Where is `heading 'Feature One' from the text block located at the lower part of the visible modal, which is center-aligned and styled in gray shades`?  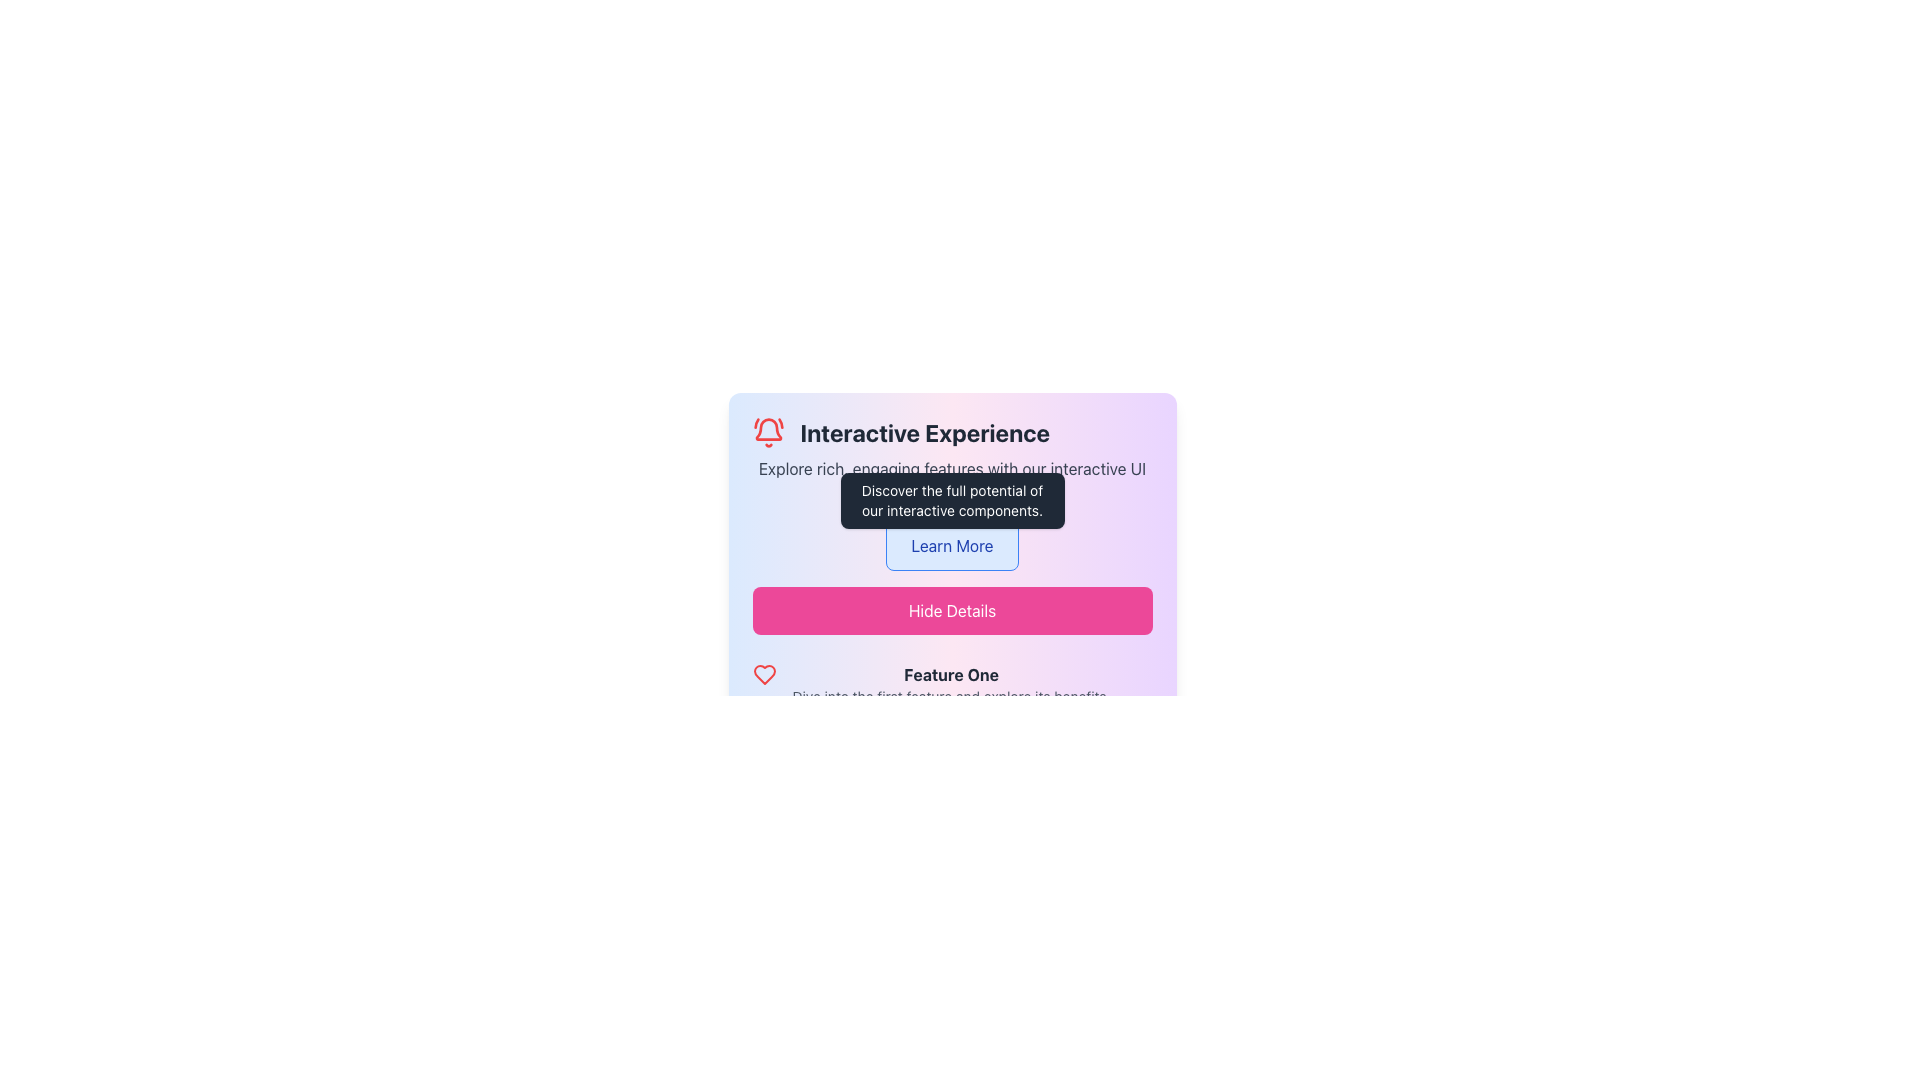 heading 'Feature One' from the text block located at the lower part of the visible modal, which is center-aligned and styled in gray shades is located at coordinates (950, 684).